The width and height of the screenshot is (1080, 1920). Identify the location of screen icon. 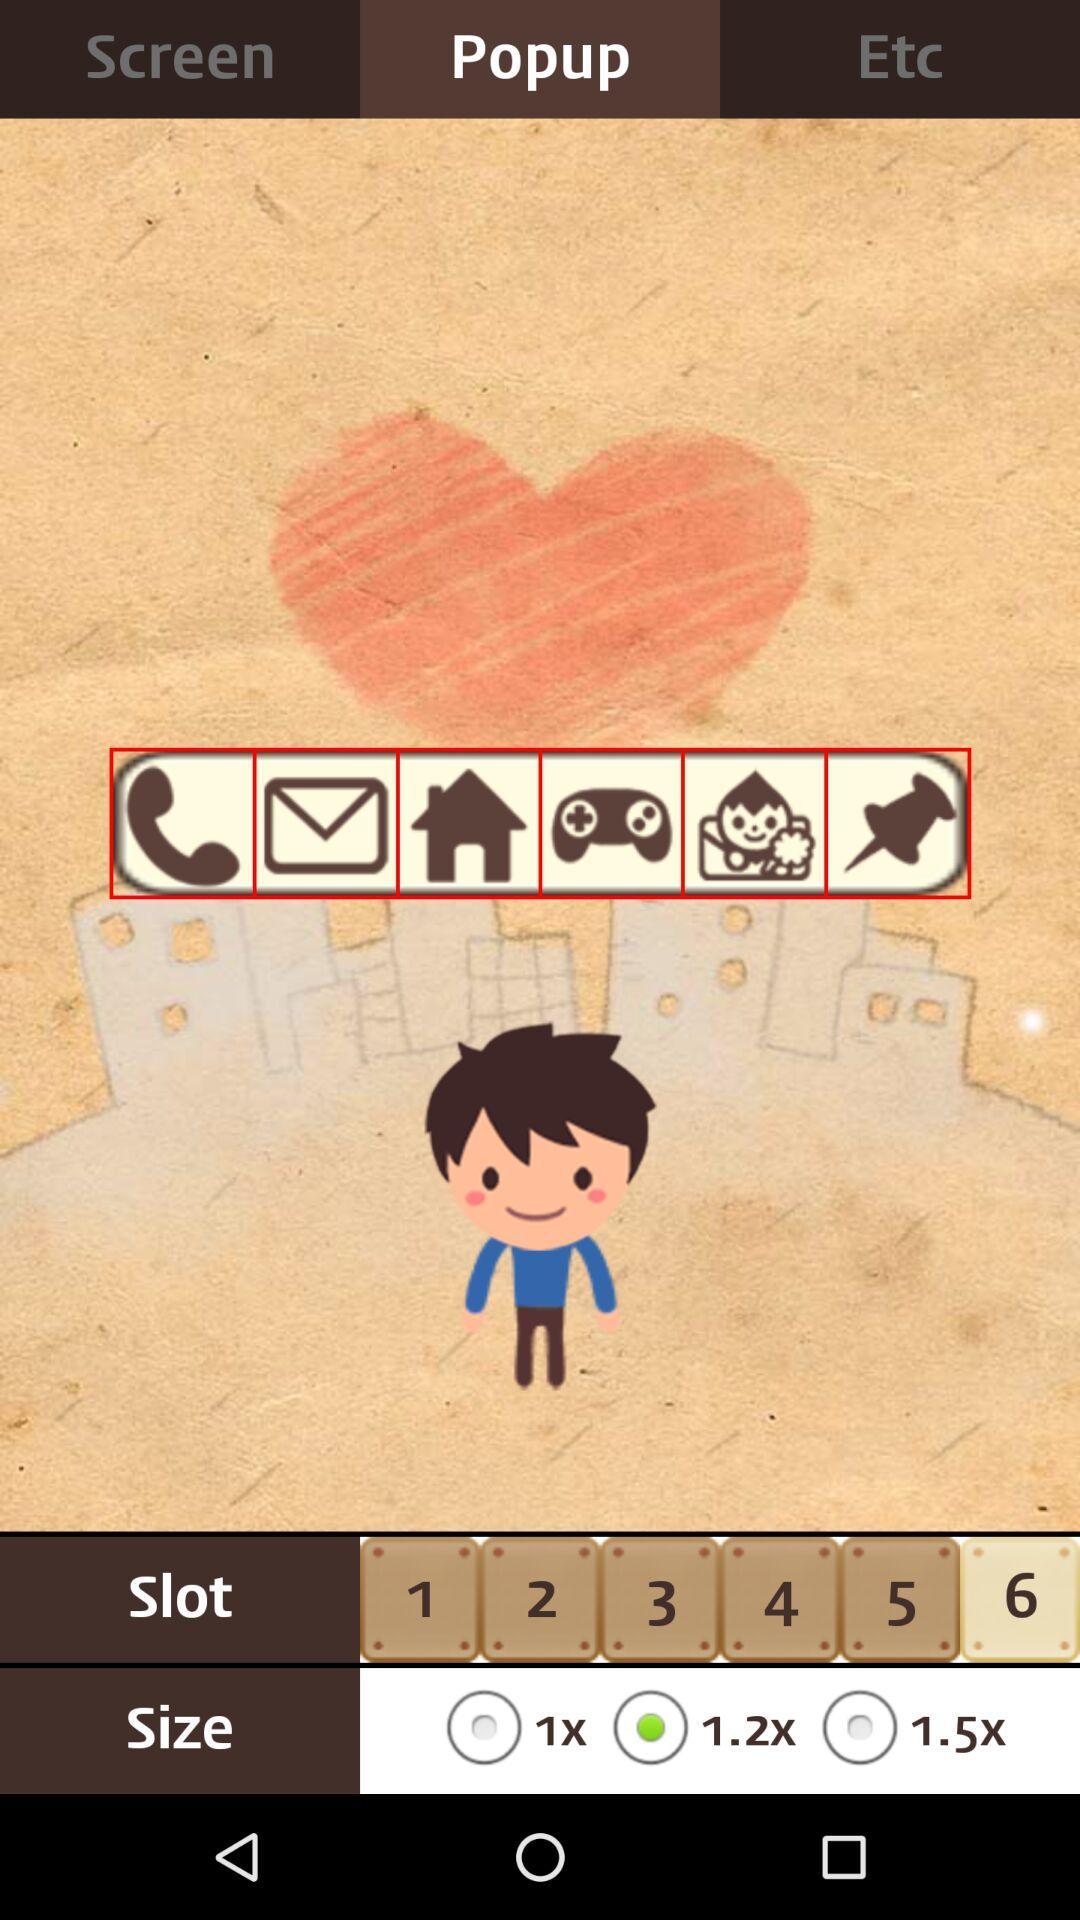
(180, 59).